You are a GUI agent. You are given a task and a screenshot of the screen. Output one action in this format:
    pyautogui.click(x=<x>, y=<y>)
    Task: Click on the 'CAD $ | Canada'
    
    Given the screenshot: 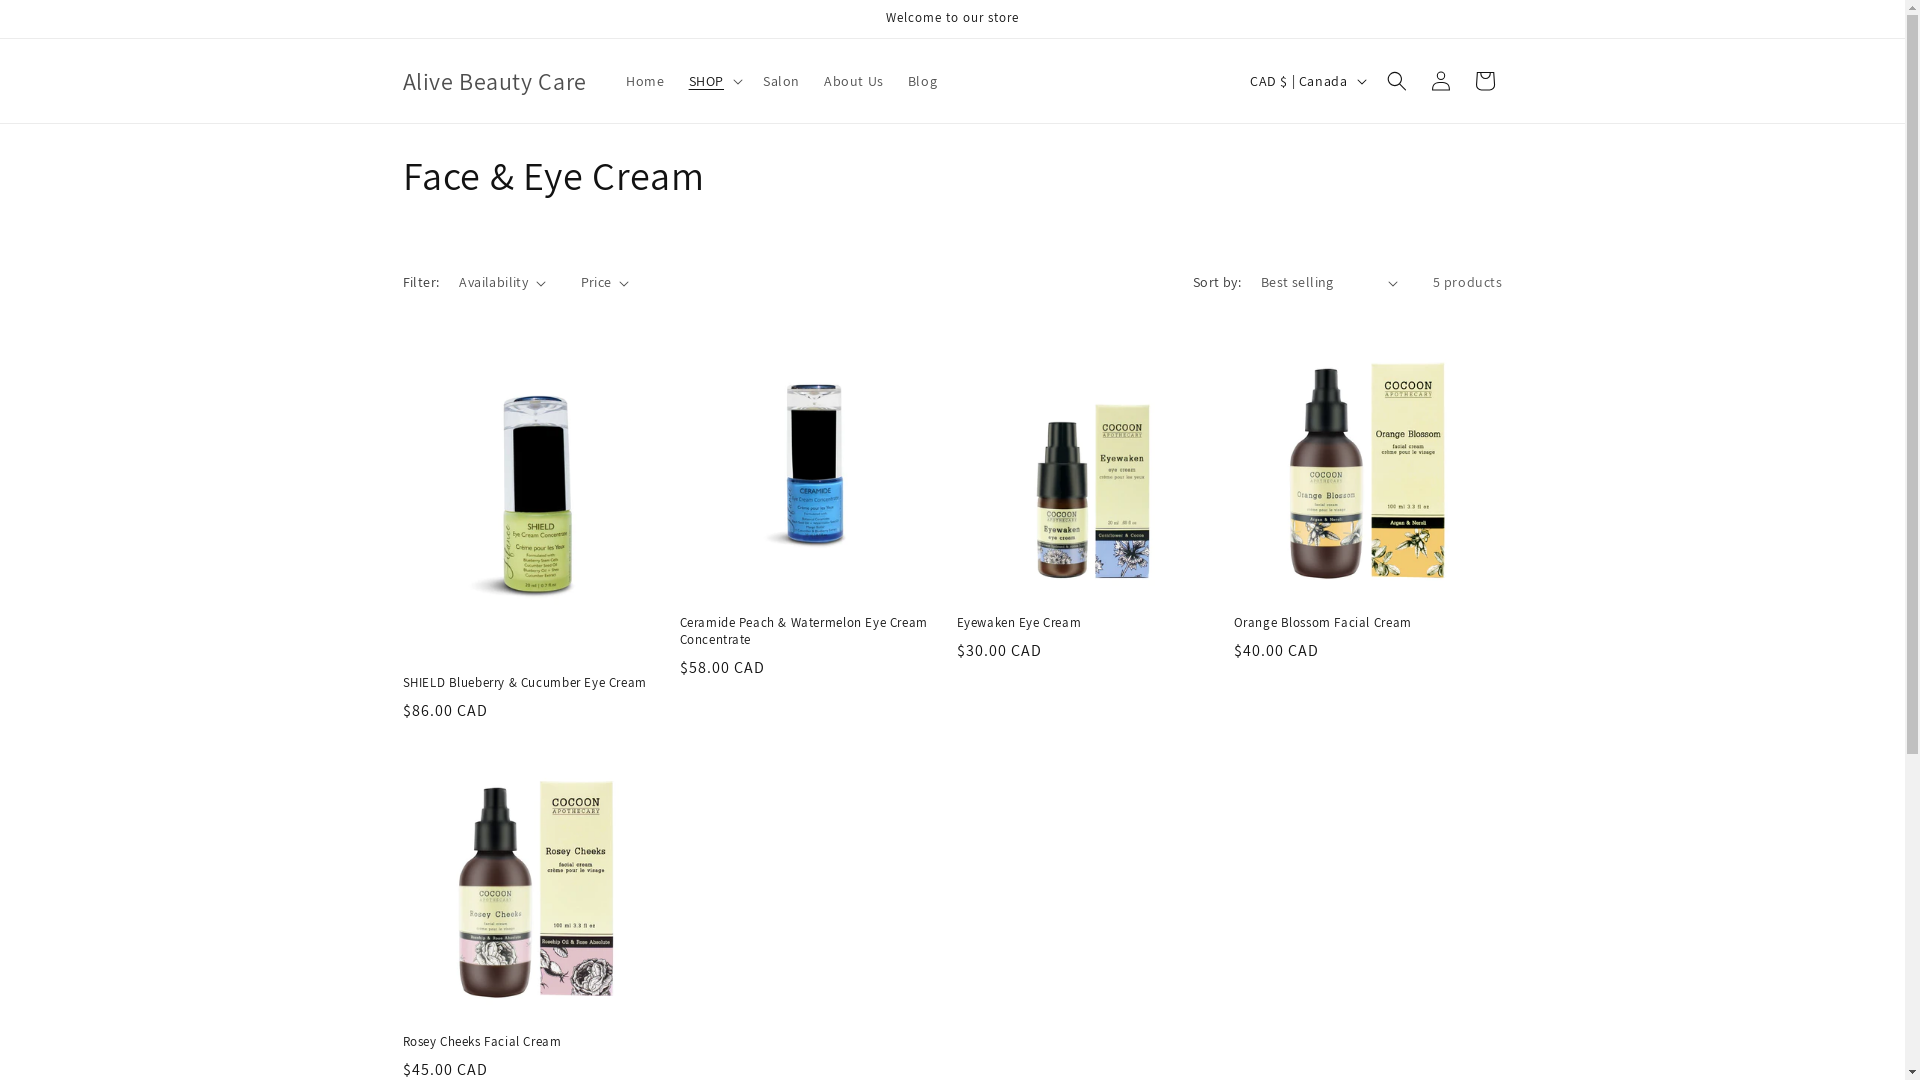 What is the action you would take?
    pyautogui.click(x=1305, y=80)
    